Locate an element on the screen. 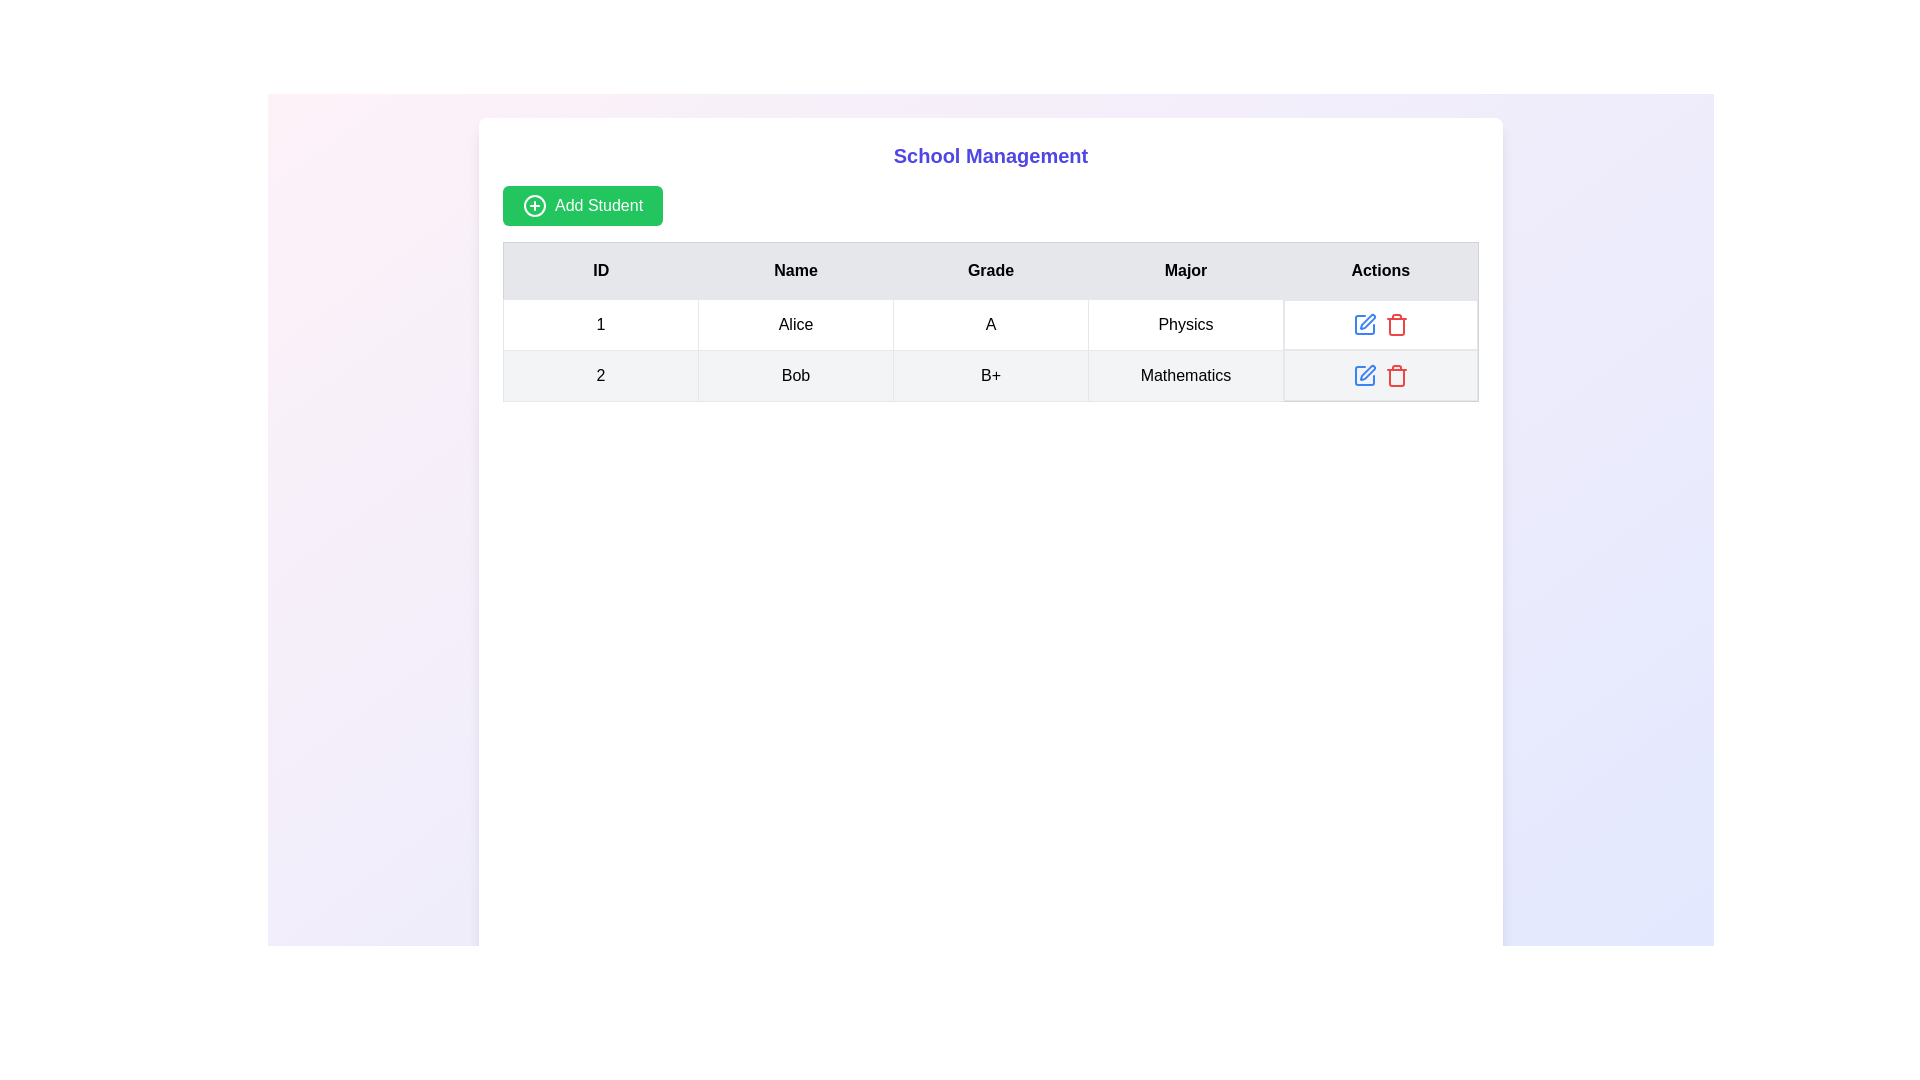  the SVG vector graphic button representing the edit action for the associated row in the table to initiate the editing function is located at coordinates (1363, 323).